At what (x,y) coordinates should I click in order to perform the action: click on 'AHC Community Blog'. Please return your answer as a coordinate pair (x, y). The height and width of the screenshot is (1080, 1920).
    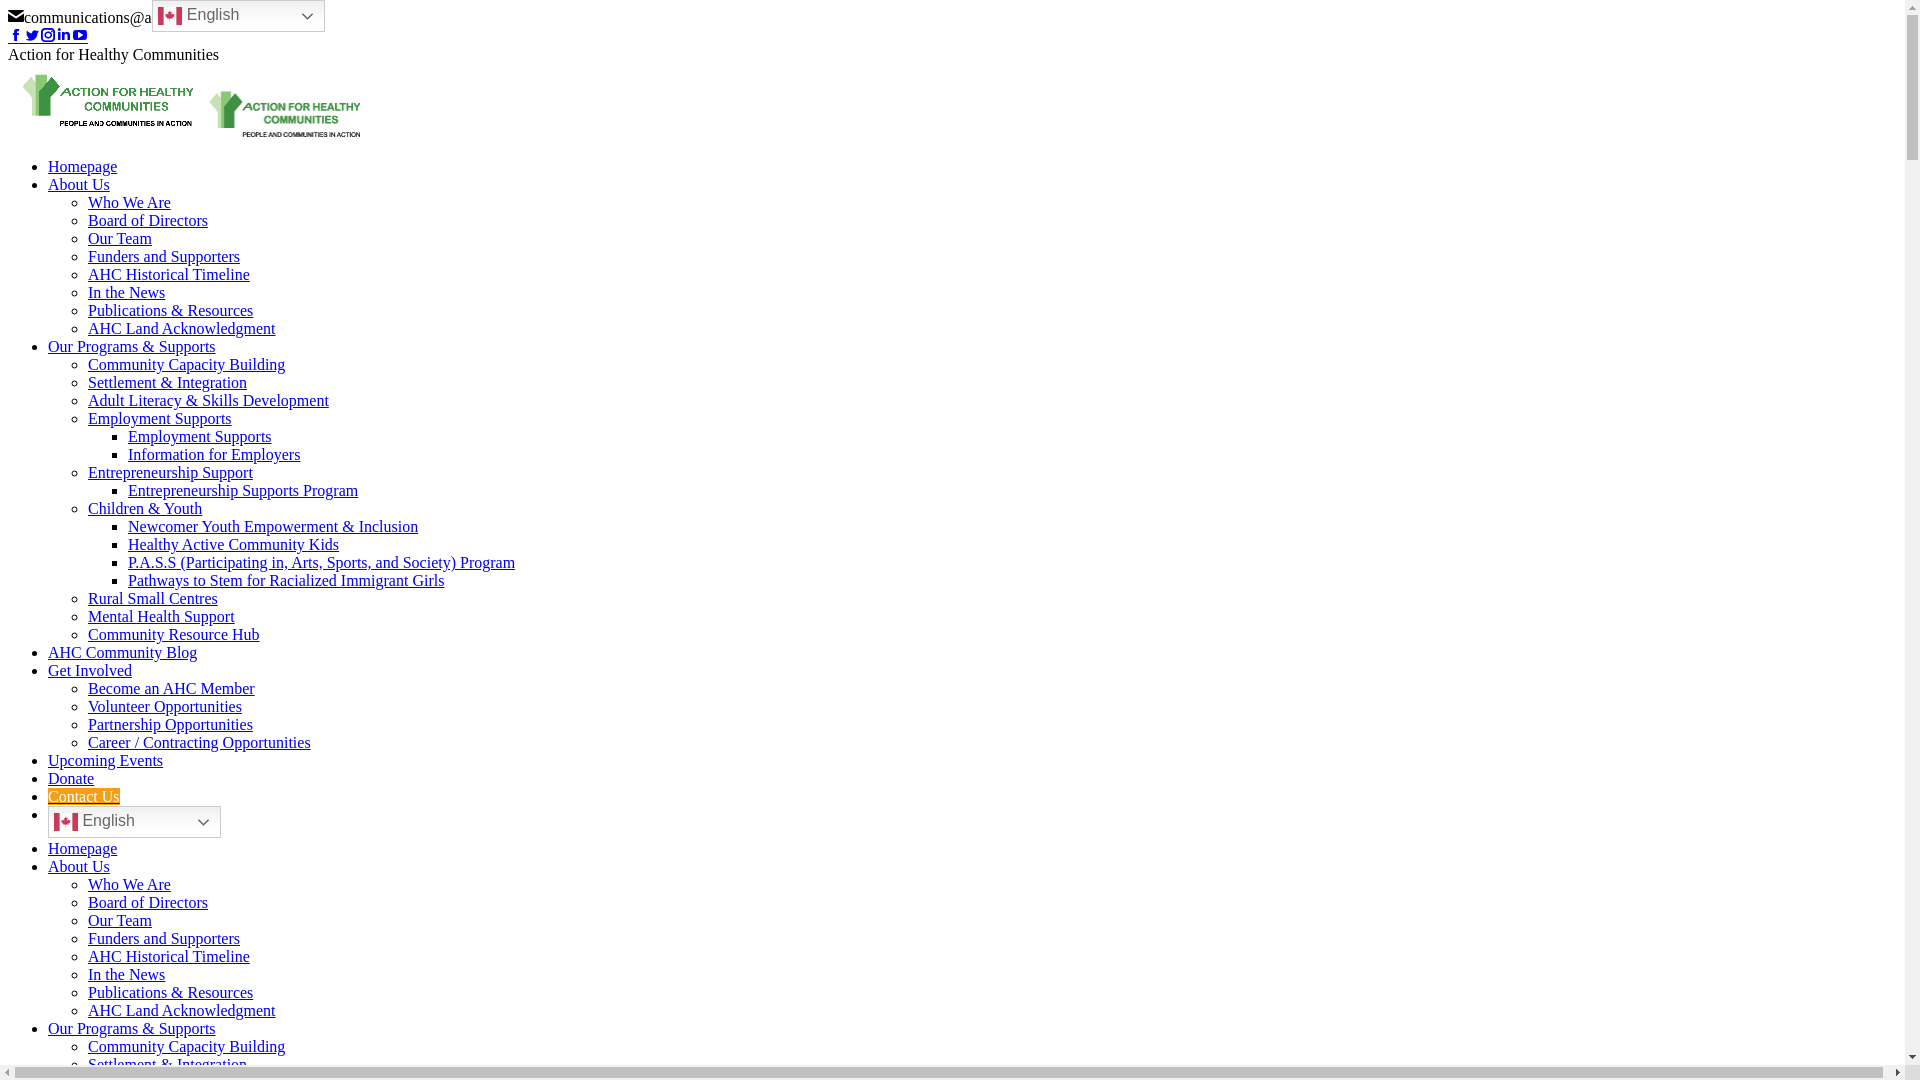
    Looking at the image, I should click on (121, 652).